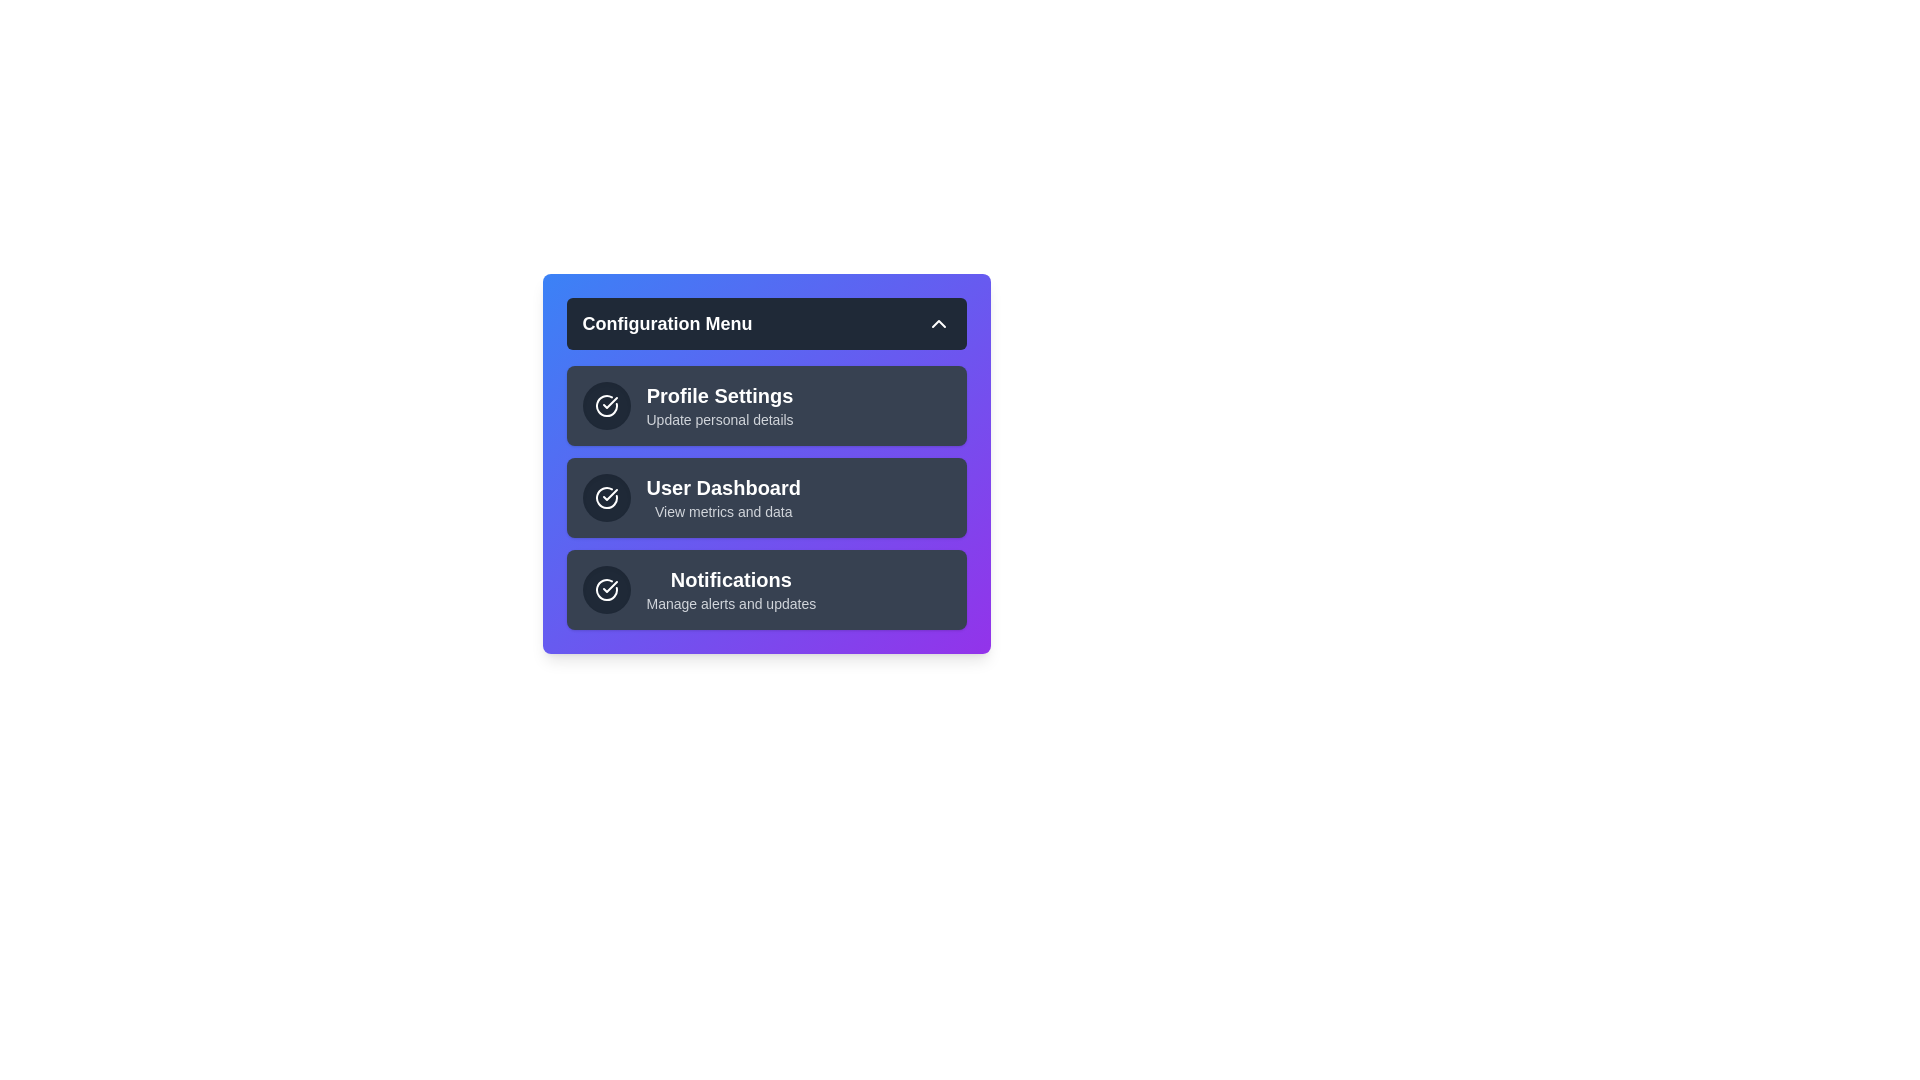 This screenshot has height=1080, width=1920. What do you see at coordinates (605, 405) in the screenshot?
I see `the icon next to Profile Settings` at bounding box center [605, 405].